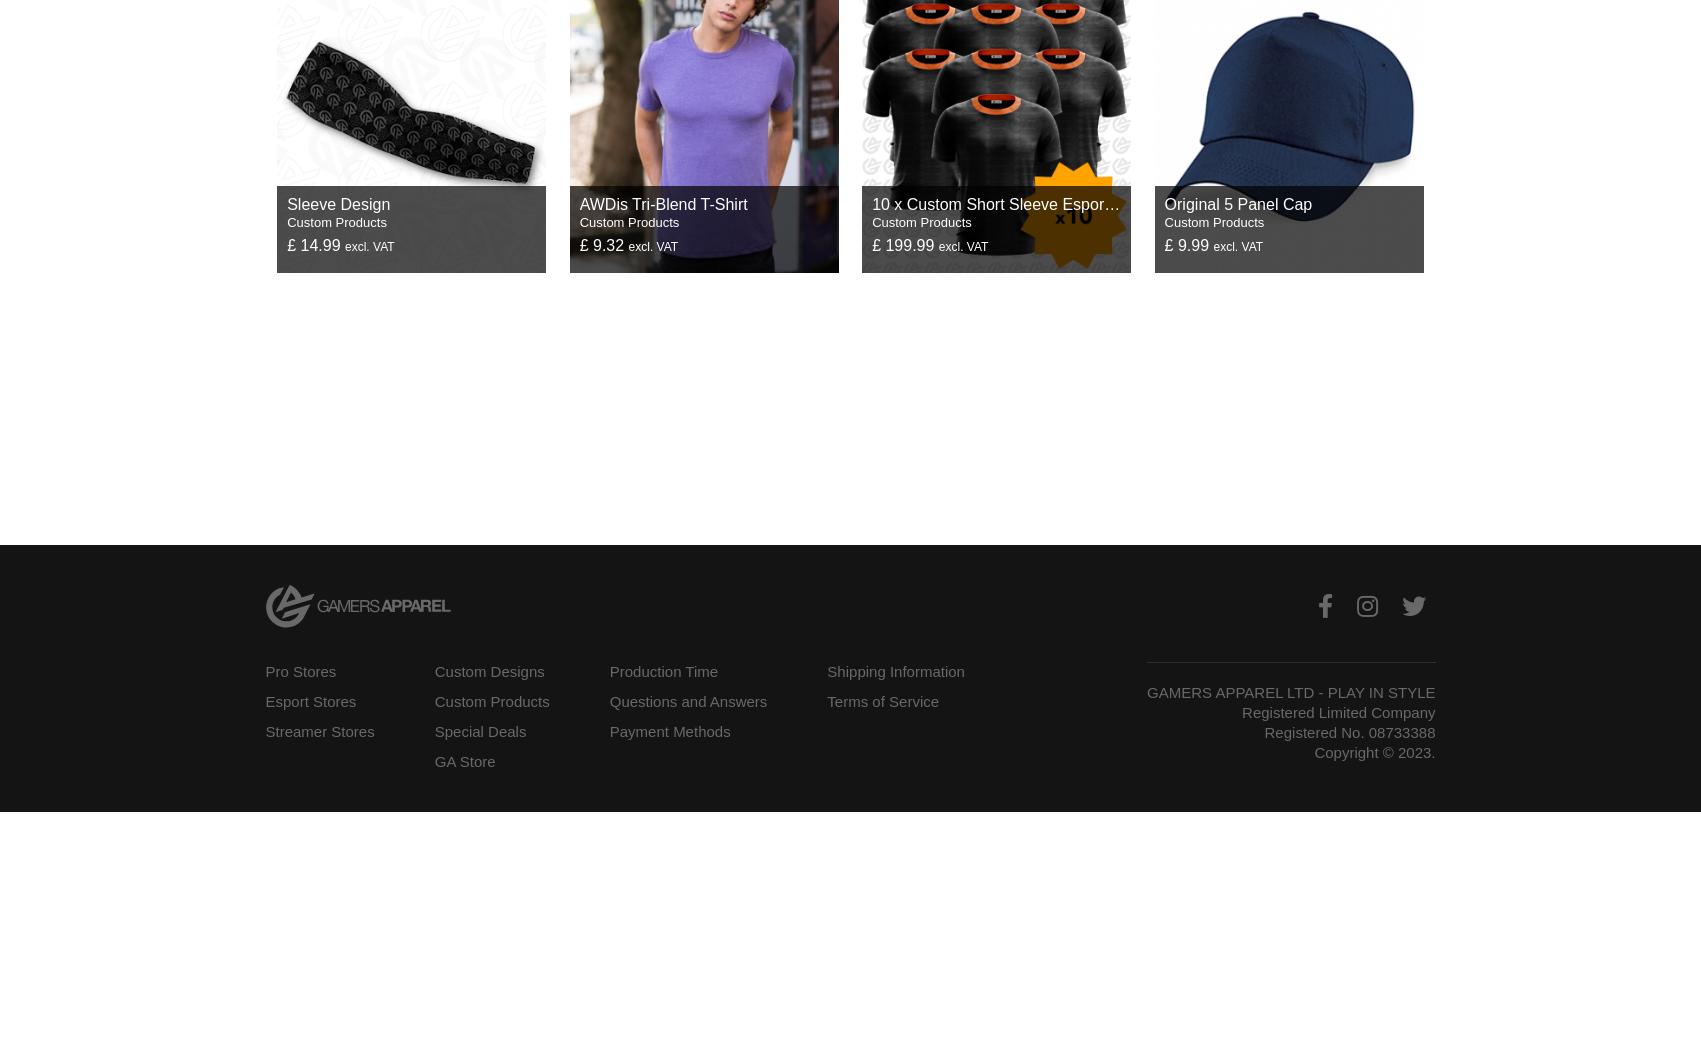 This screenshot has width=1701, height=1055. Describe the element at coordinates (316, 244) in the screenshot. I see `'£ 14.99'` at that location.